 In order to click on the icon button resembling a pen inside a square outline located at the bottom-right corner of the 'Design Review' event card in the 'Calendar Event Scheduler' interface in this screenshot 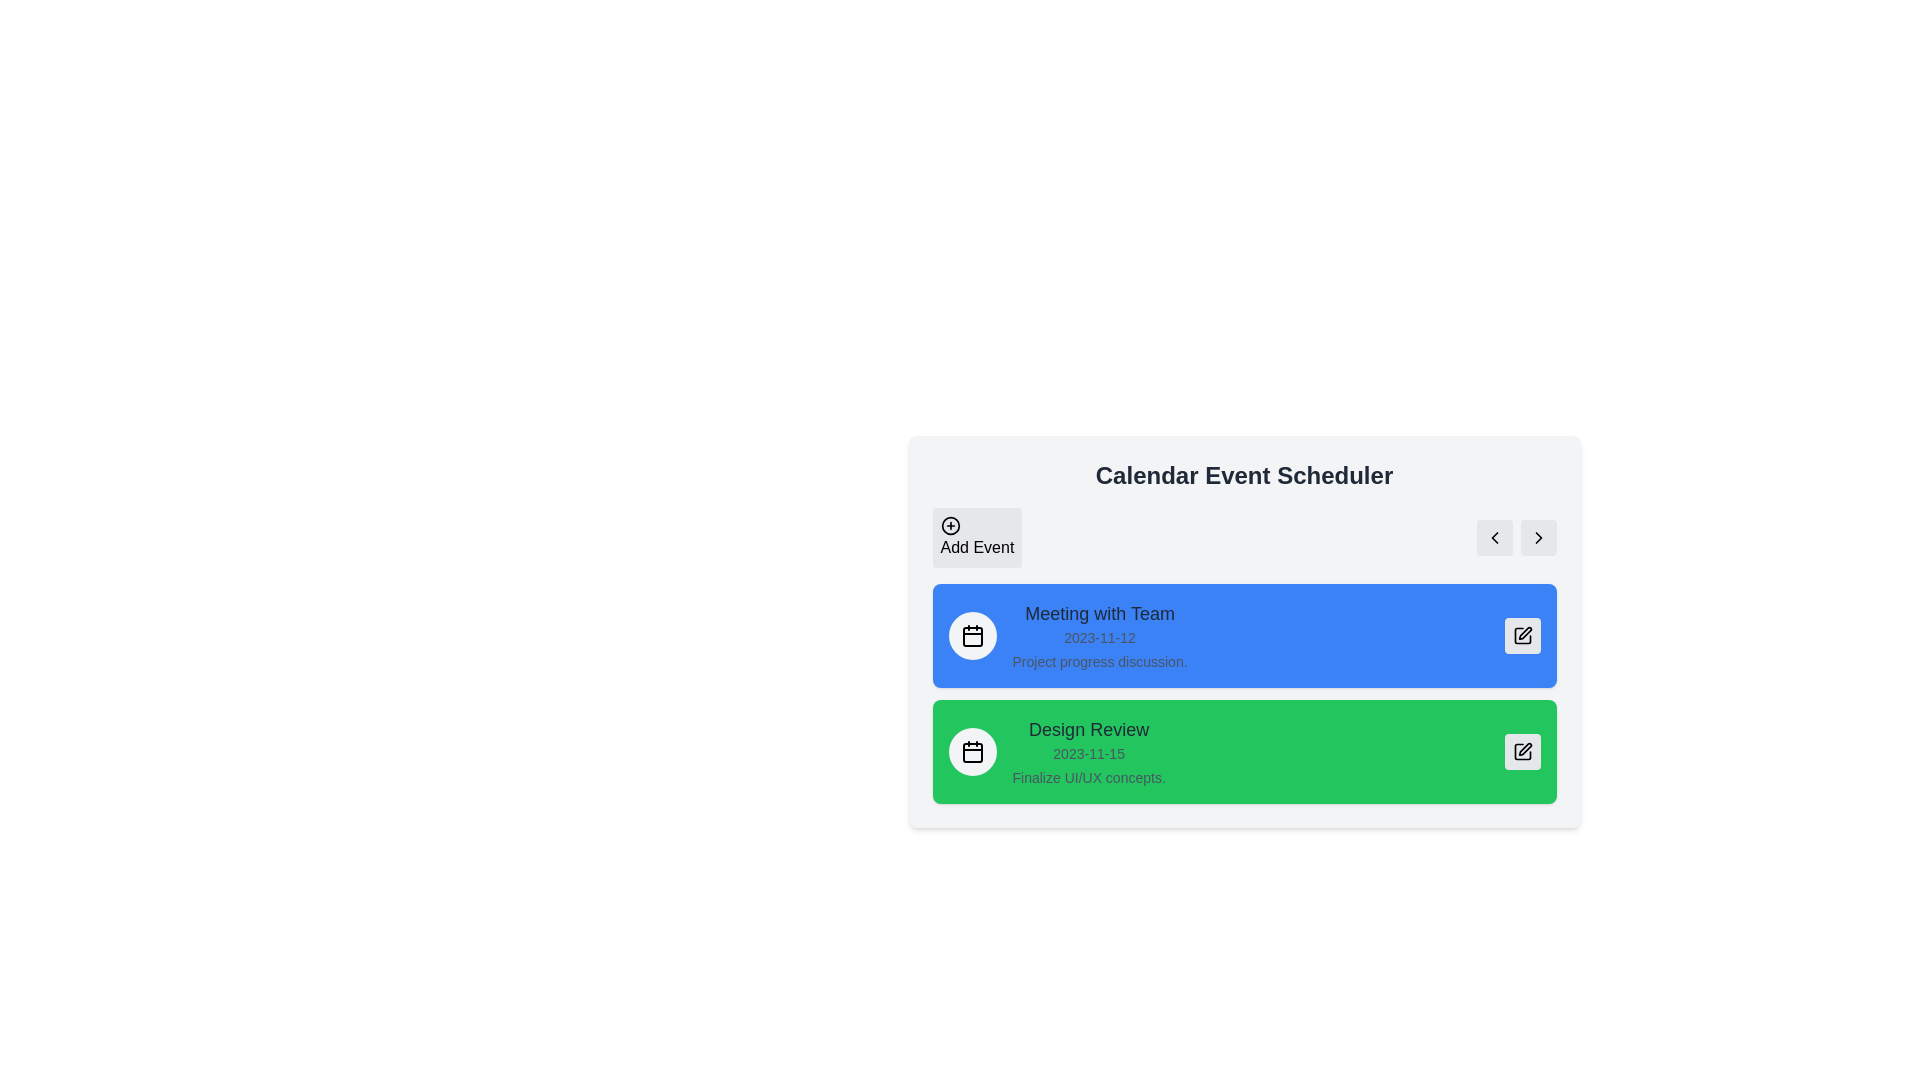, I will do `click(1521, 752)`.